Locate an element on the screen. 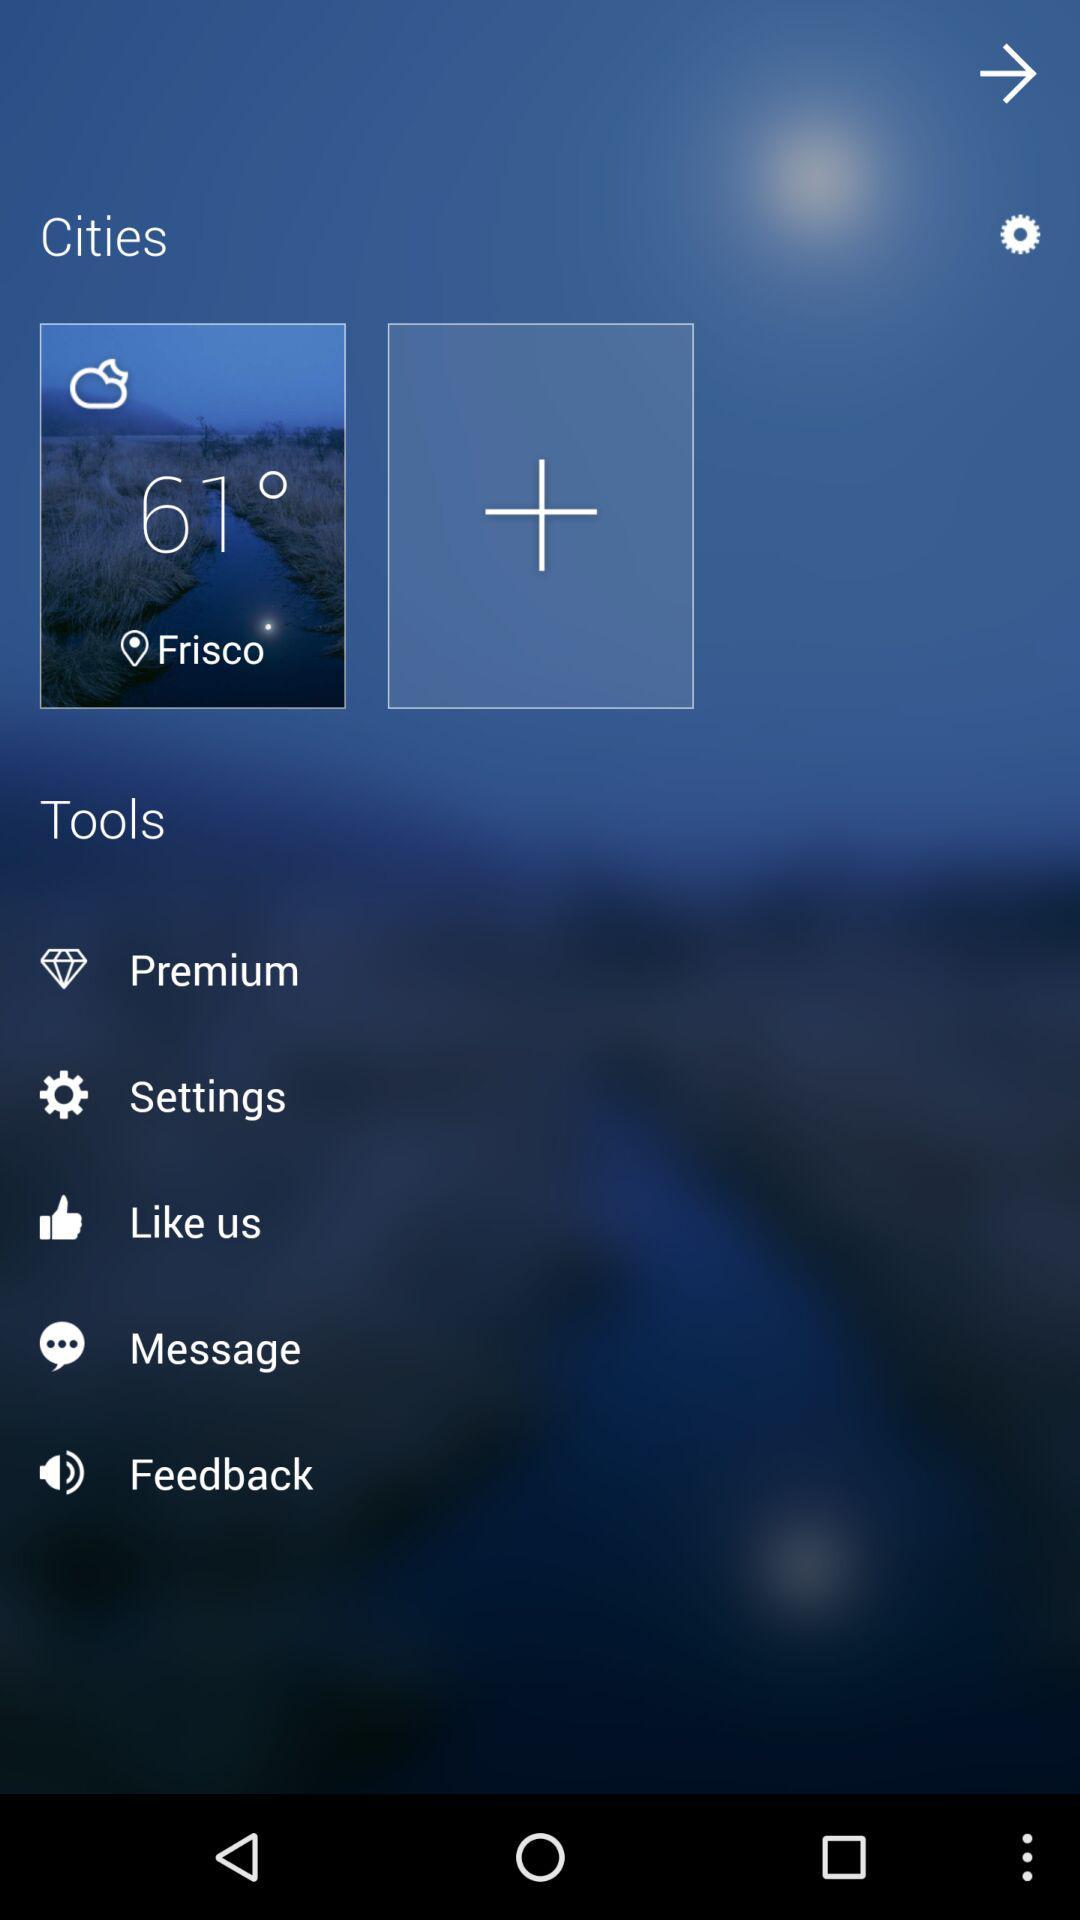  right of 61 is located at coordinates (540, 515).